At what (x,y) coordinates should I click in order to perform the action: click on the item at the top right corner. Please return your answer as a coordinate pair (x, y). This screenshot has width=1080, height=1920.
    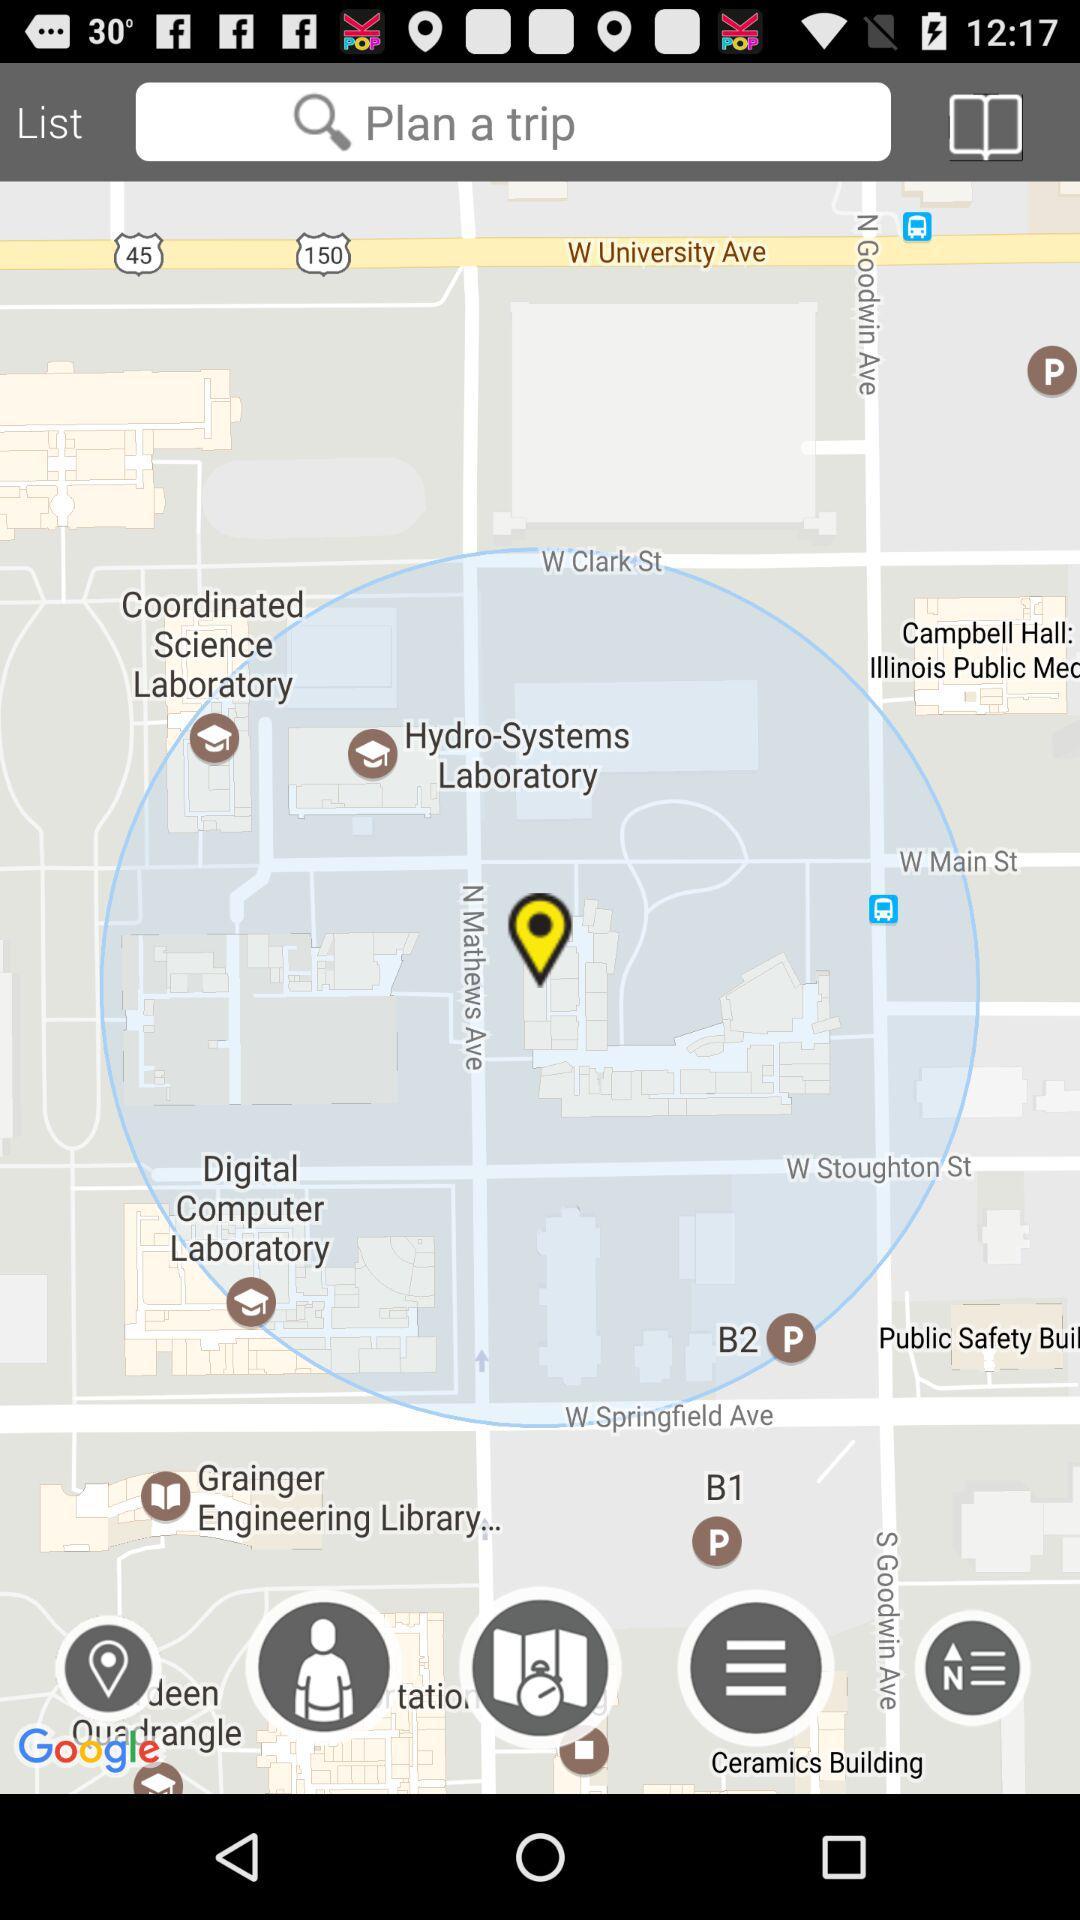
    Looking at the image, I should click on (984, 126).